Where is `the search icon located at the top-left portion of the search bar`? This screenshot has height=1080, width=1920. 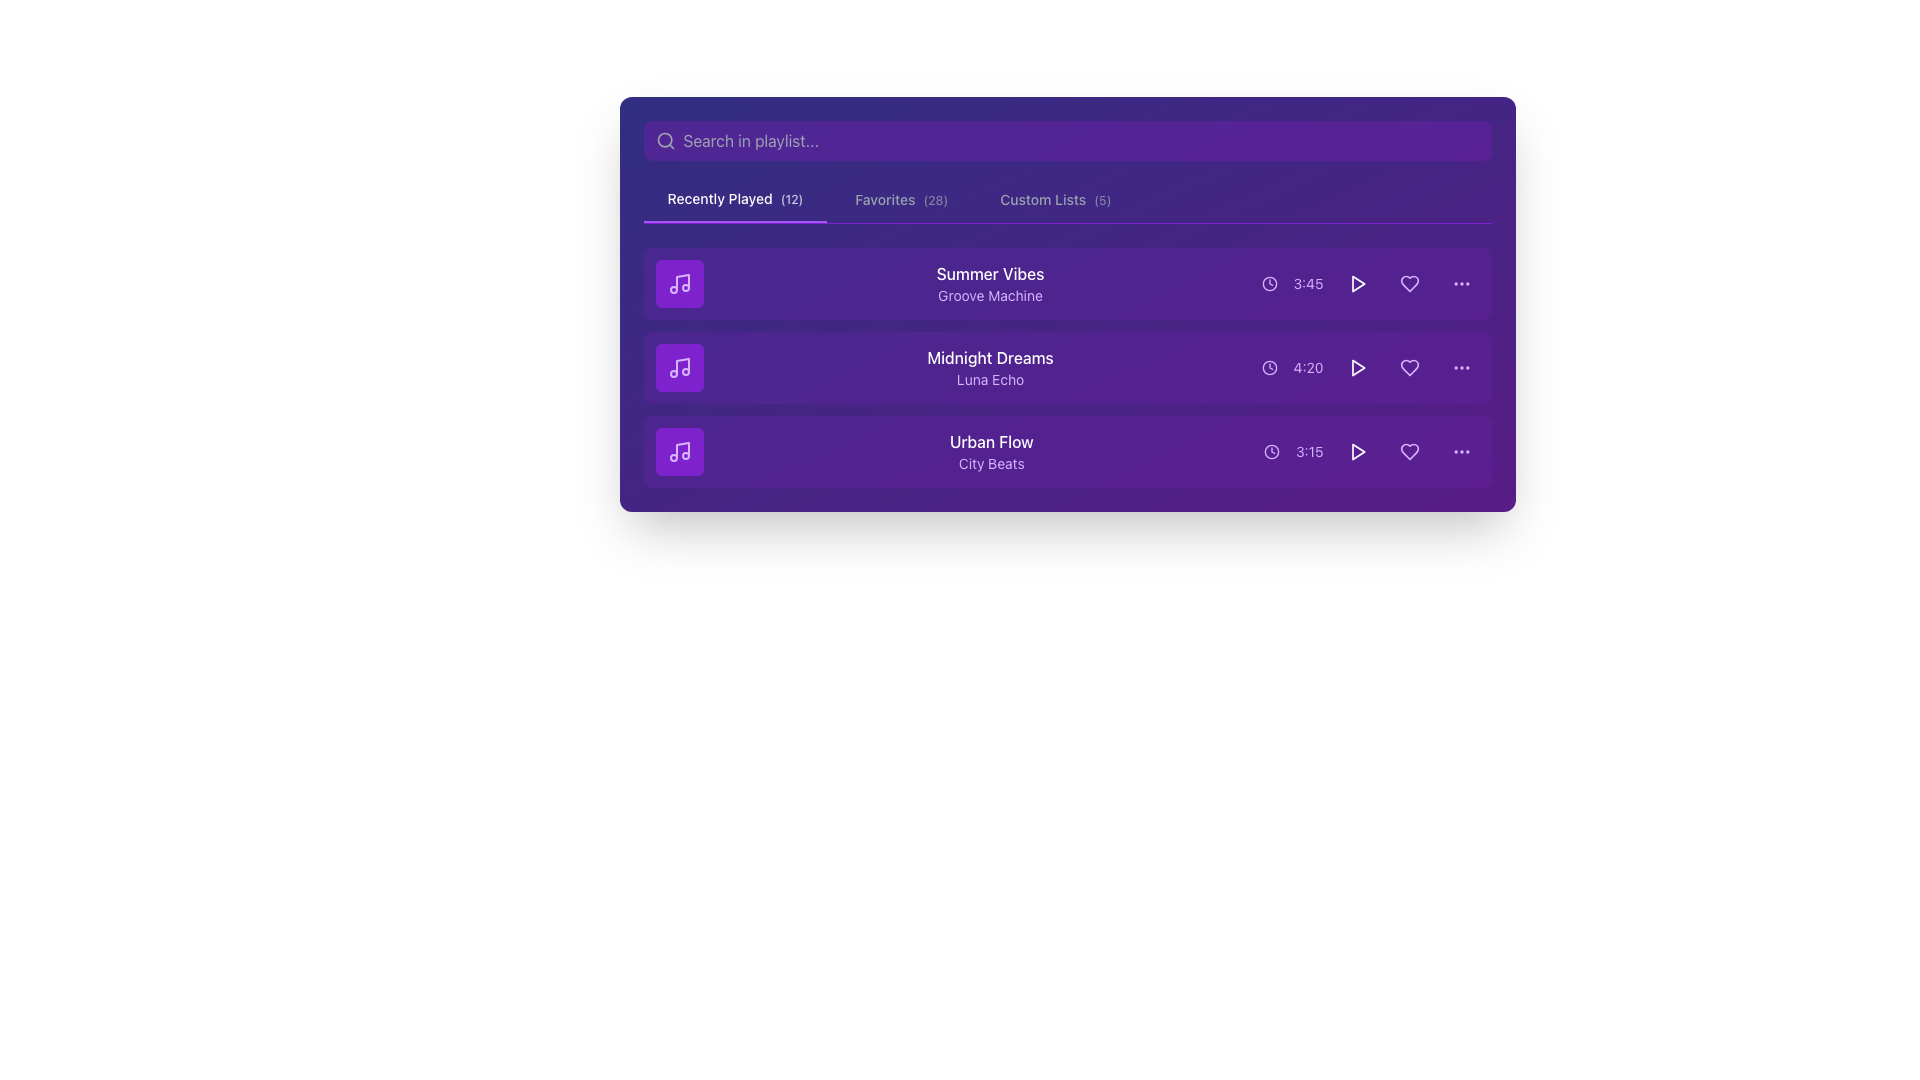 the search icon located at the top-left portion of the search bar is located at coordinates (665, 140).